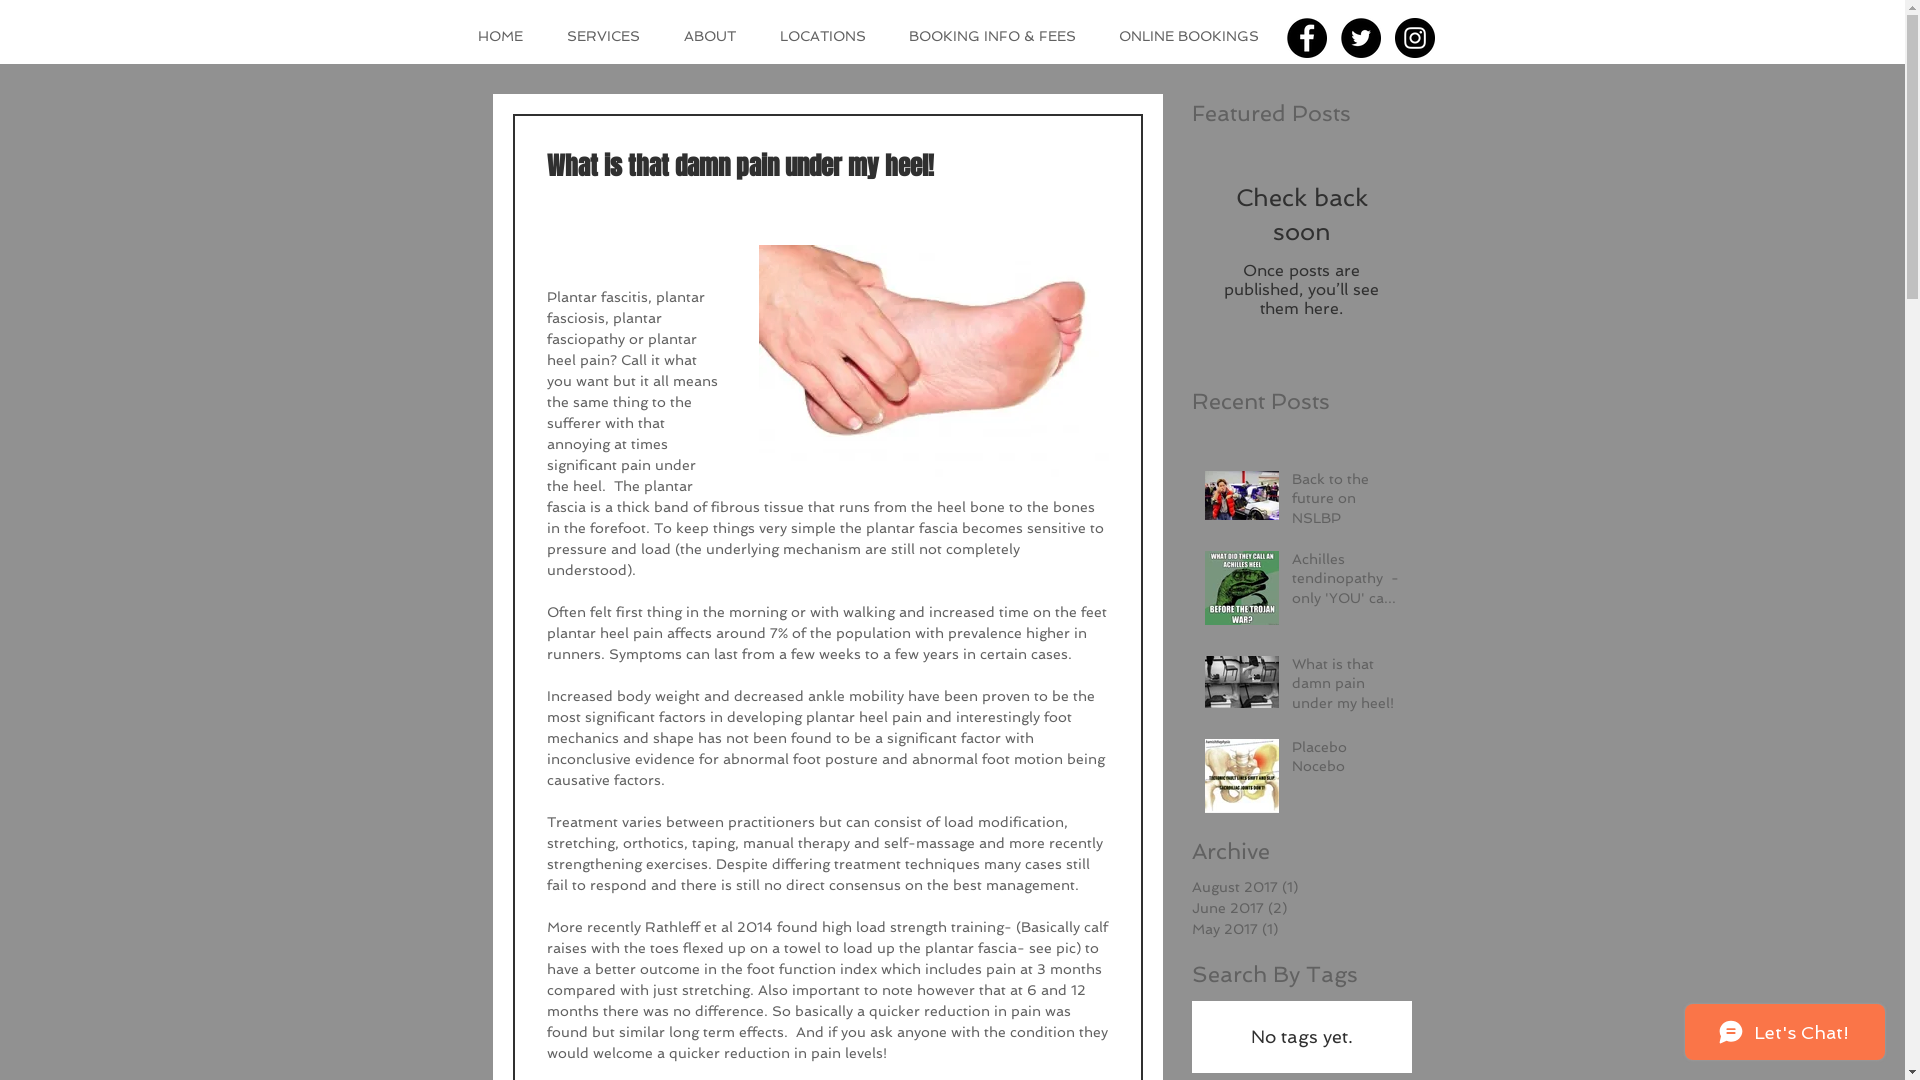  I want to click on 'Placebo Nocebo', so click(1345, 761).